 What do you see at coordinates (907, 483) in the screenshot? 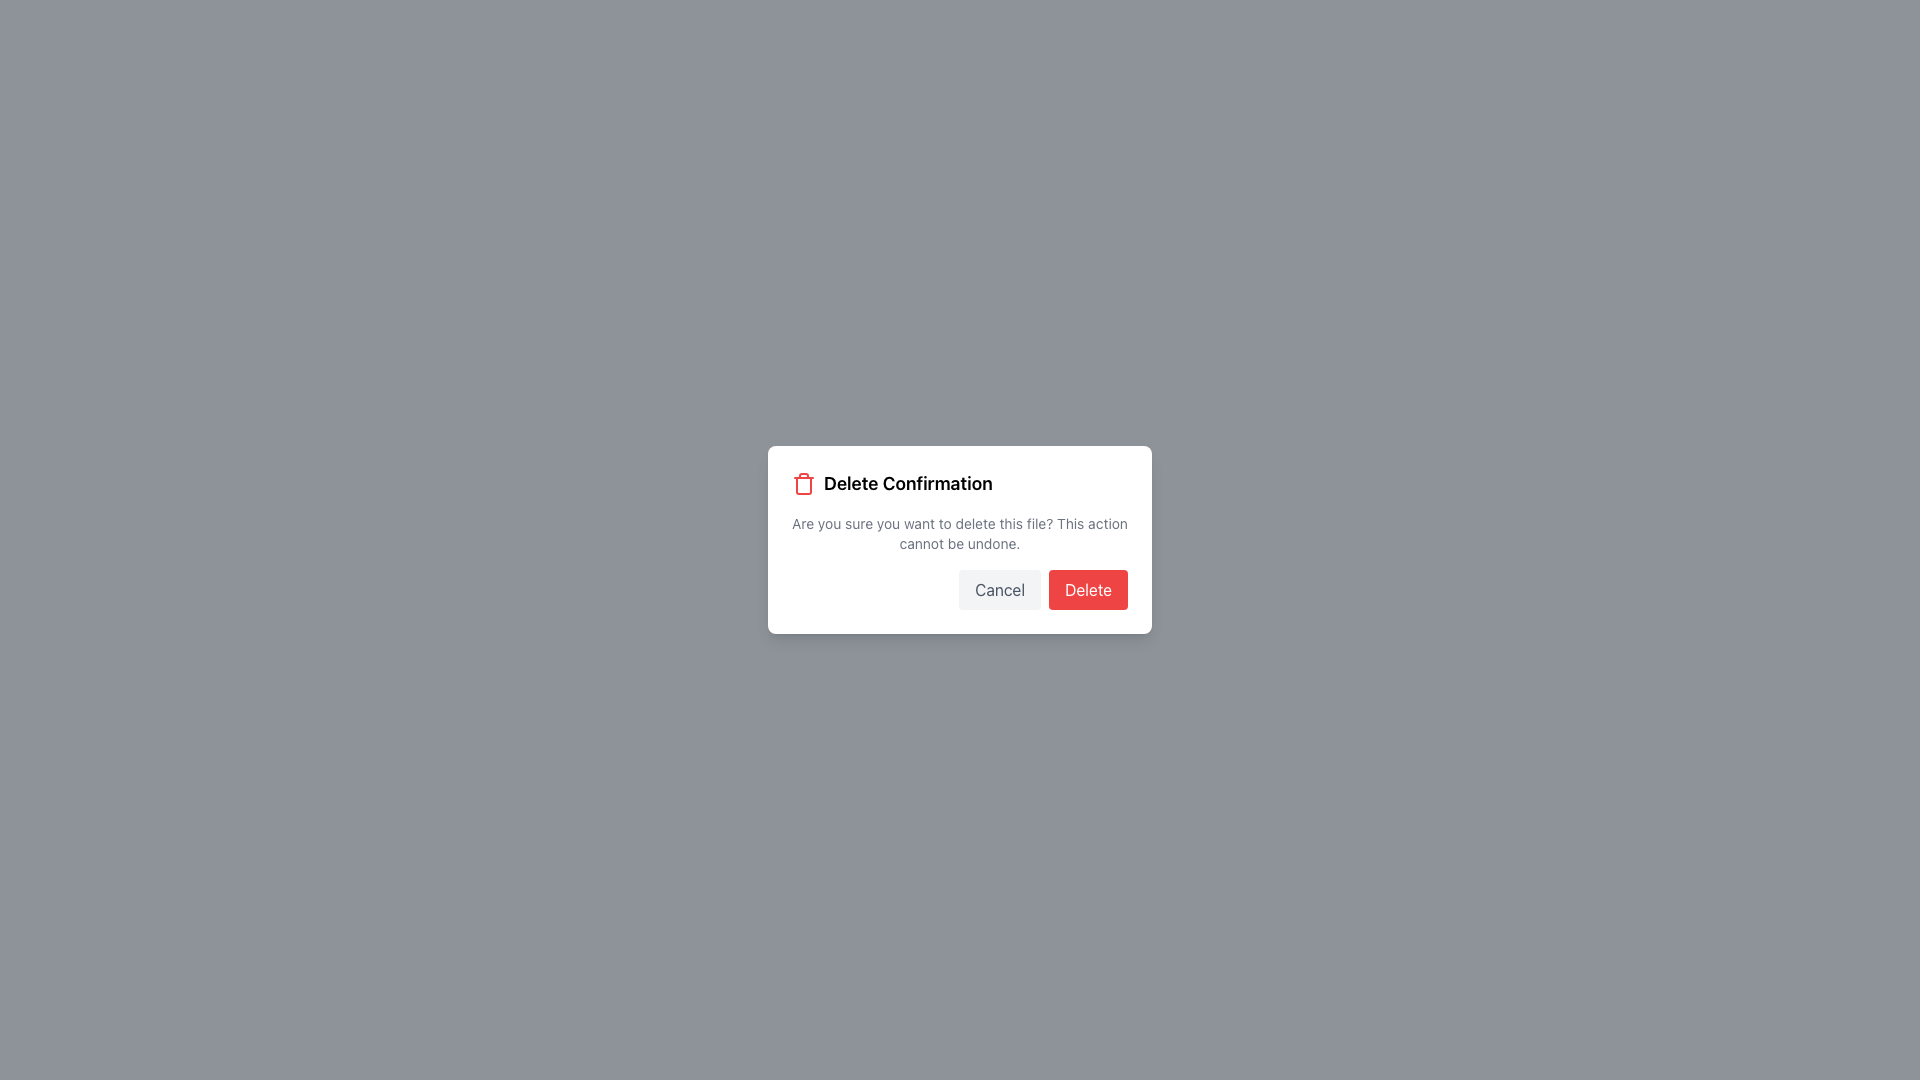
I see `the 'Delete Confirmation' static text label located at the top of the modal dialog box, next to the red trash can icon` at bounding box center [907, 483].